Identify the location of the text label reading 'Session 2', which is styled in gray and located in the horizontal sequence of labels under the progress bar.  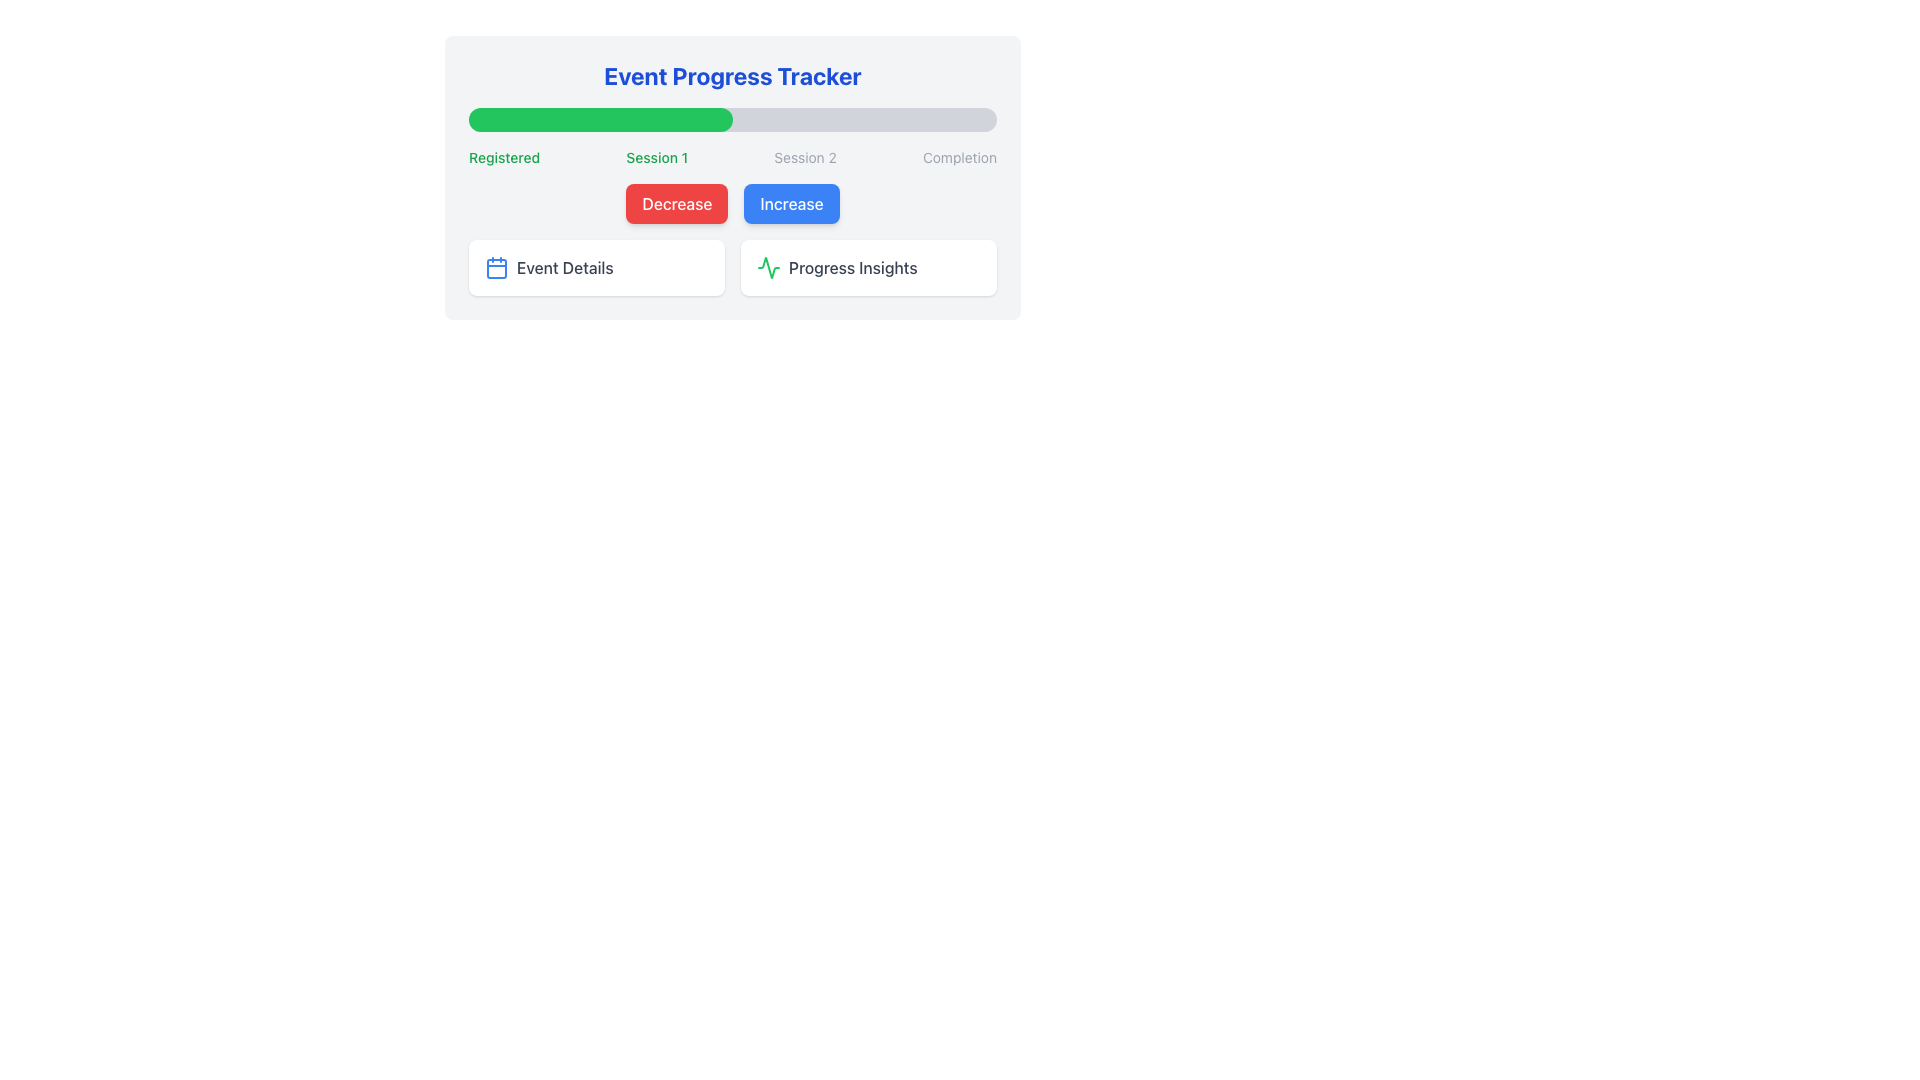
(805, 157).